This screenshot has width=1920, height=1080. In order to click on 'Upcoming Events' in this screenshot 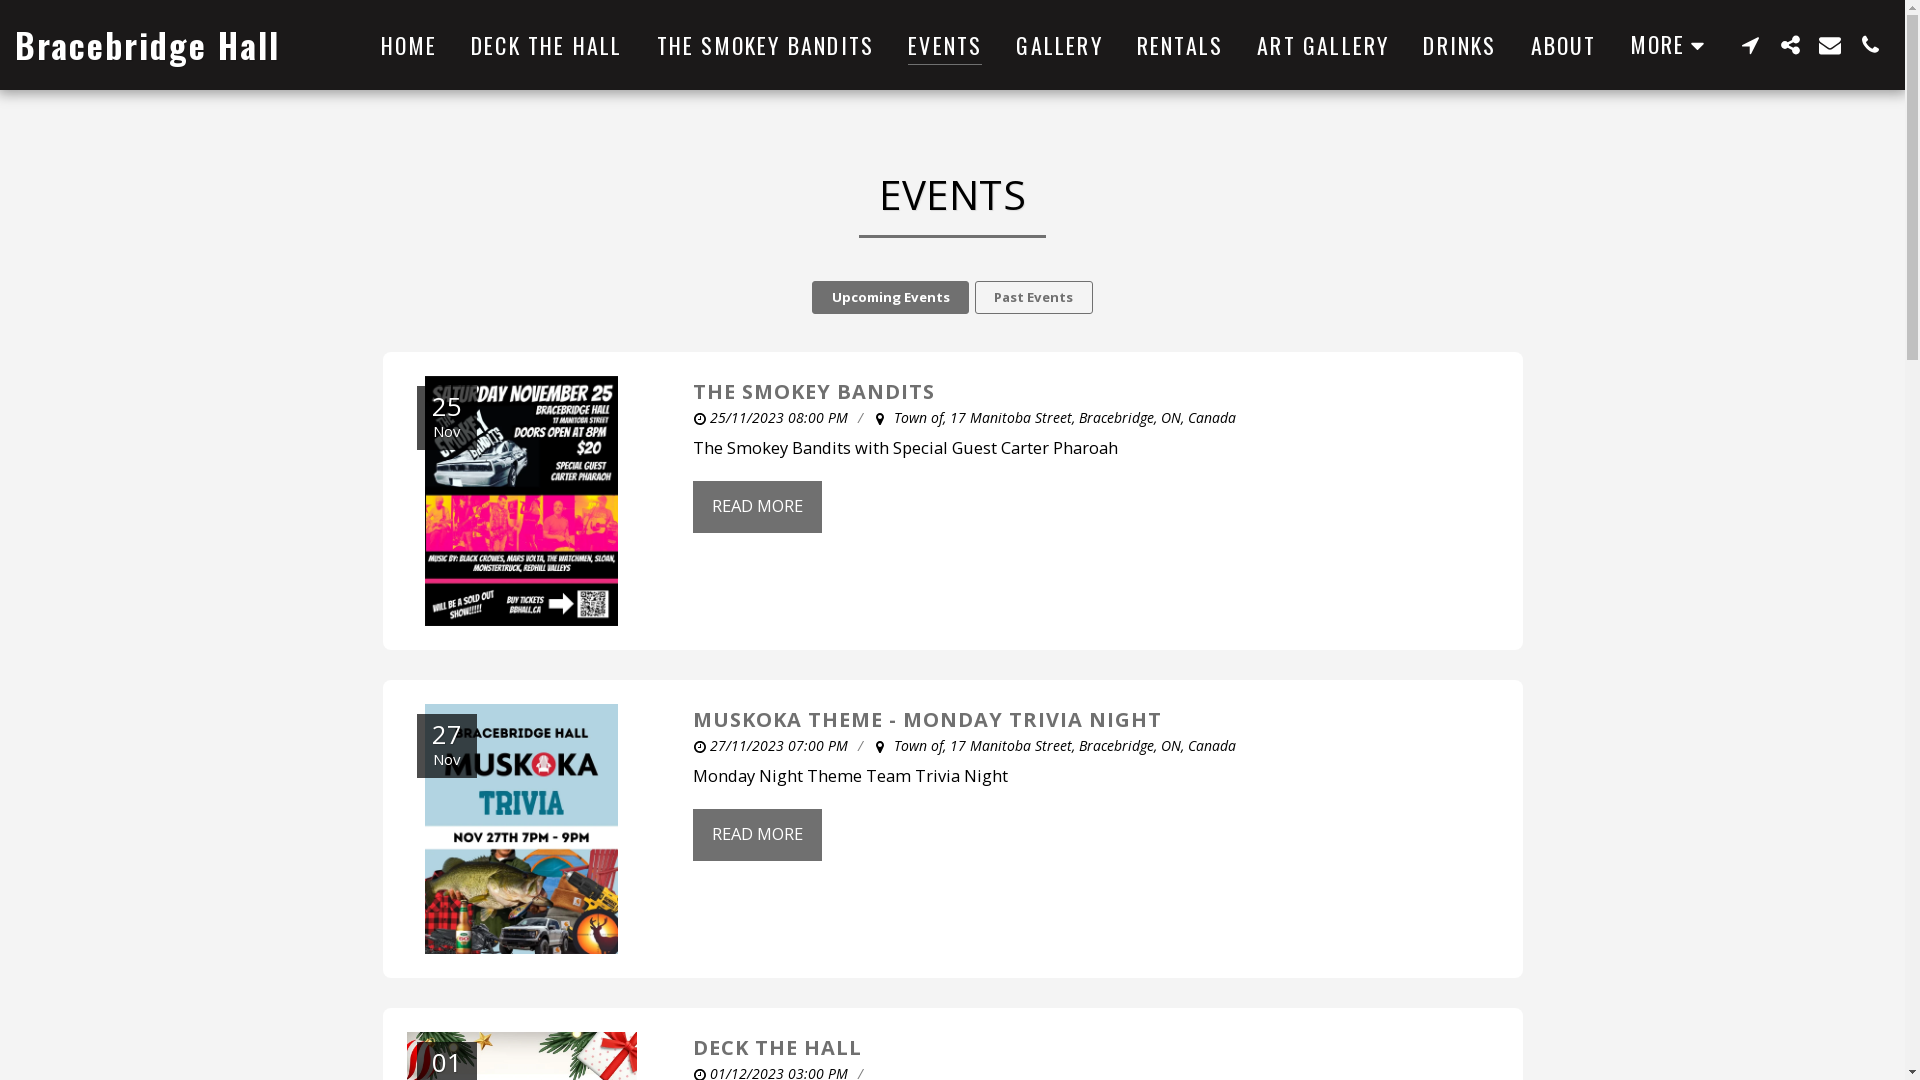, I will do `click(889, 297)`.